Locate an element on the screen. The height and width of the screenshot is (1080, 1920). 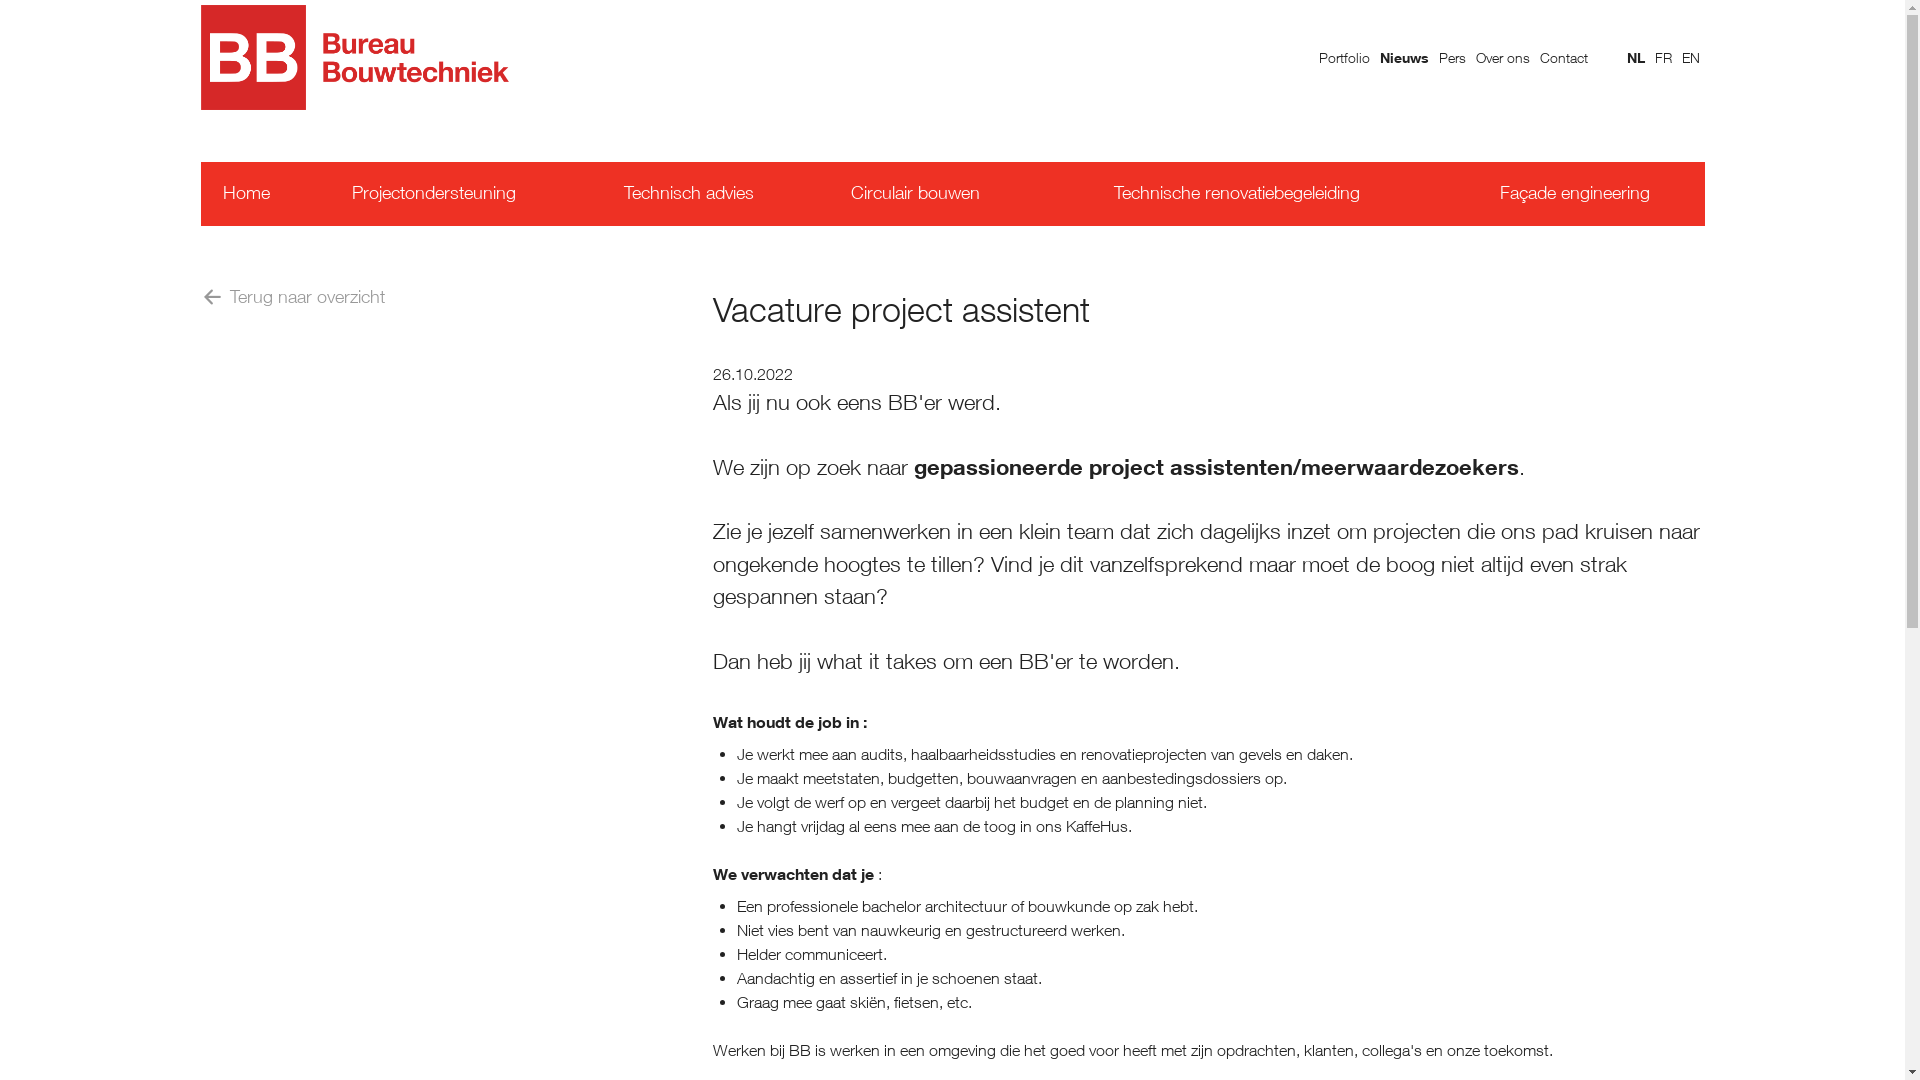
'EN' is located at coordinates (1688, 56).